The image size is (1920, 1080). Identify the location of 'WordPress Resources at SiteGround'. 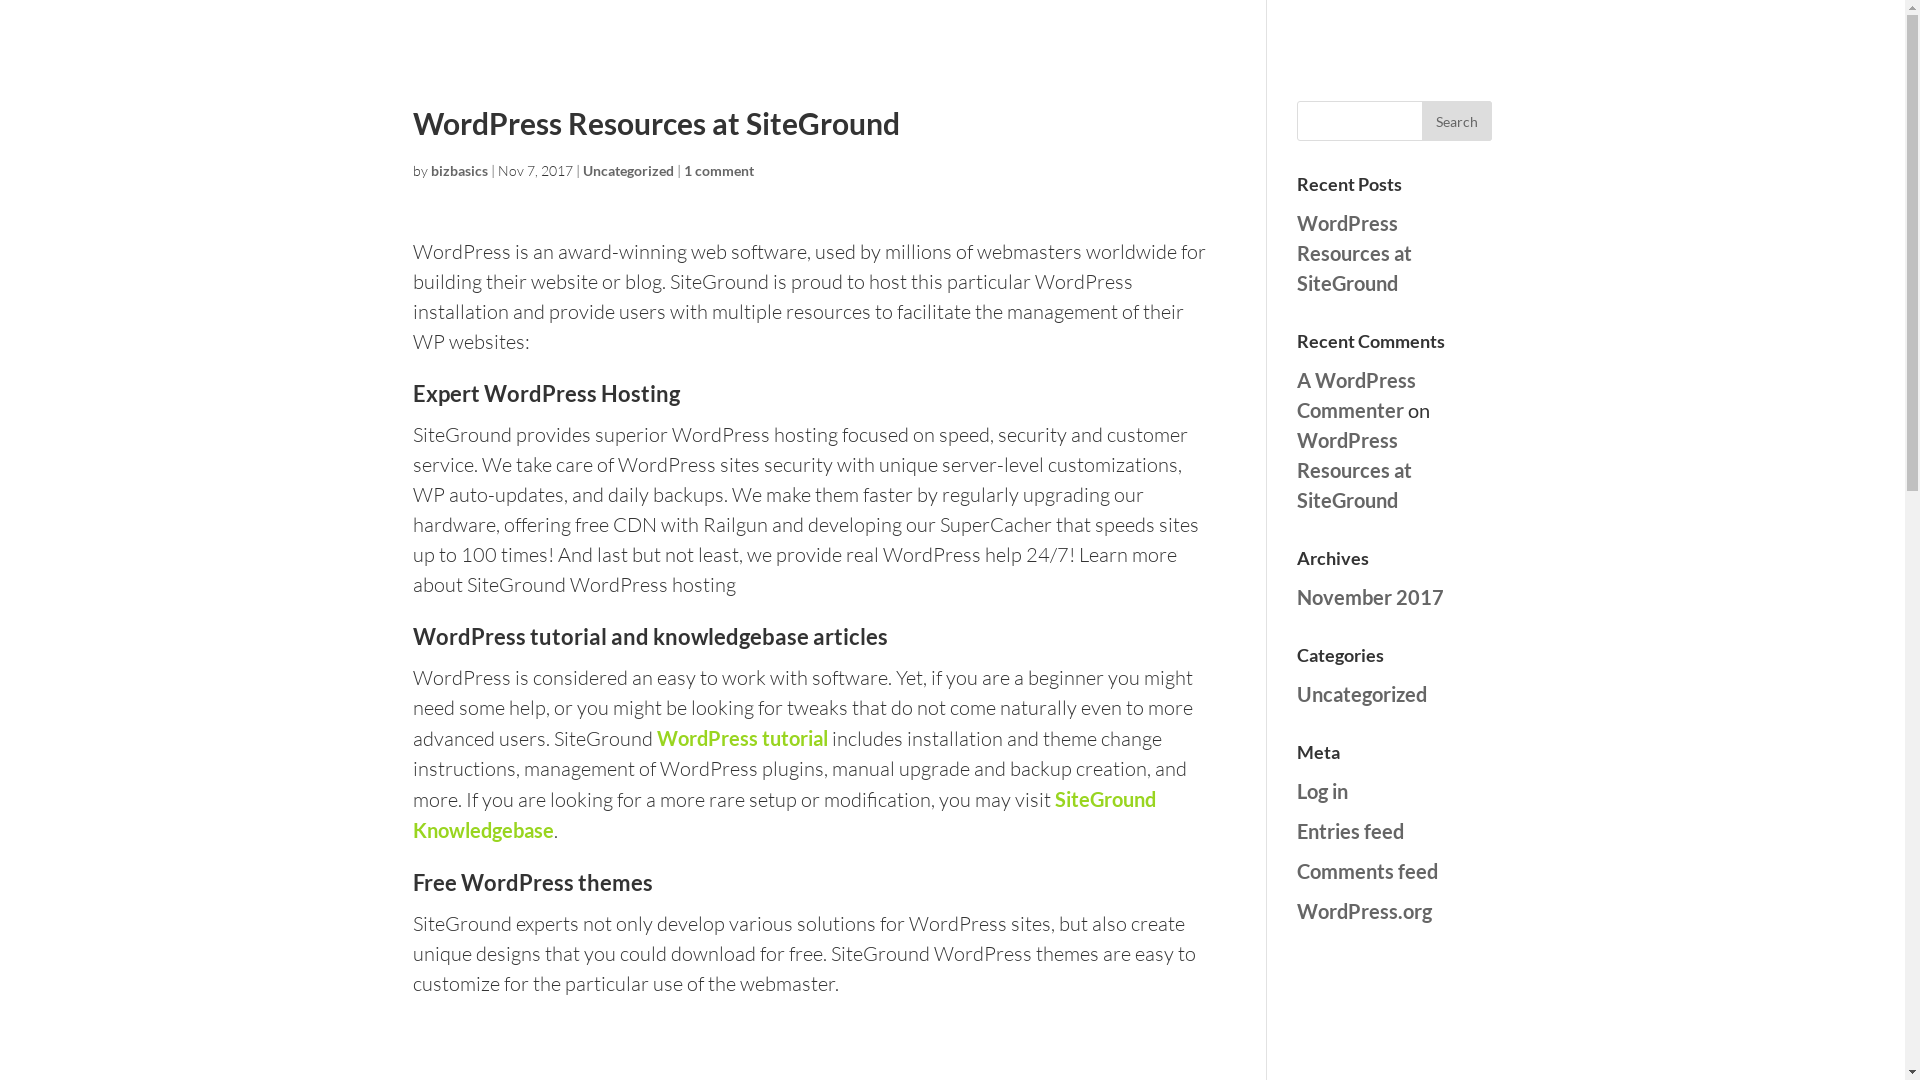
(1354, 252).